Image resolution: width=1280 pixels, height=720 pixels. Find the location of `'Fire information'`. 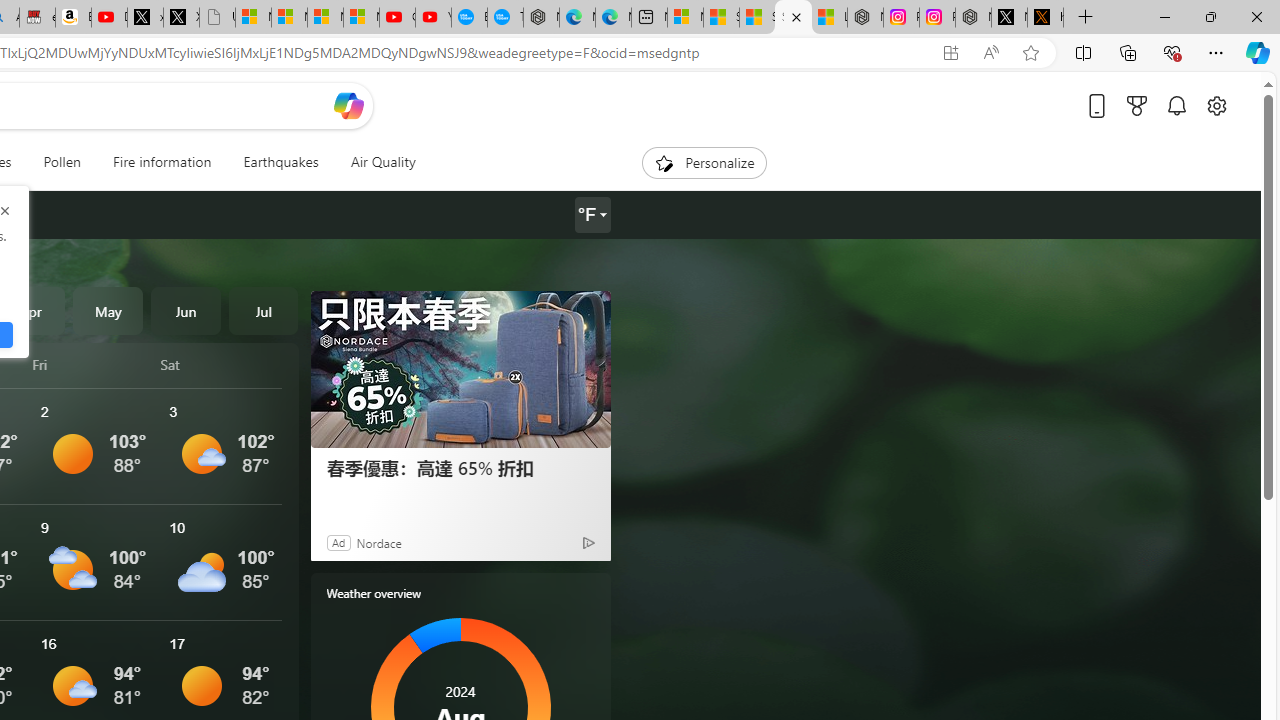

'Fire information' is located at coordinates (162, 162).